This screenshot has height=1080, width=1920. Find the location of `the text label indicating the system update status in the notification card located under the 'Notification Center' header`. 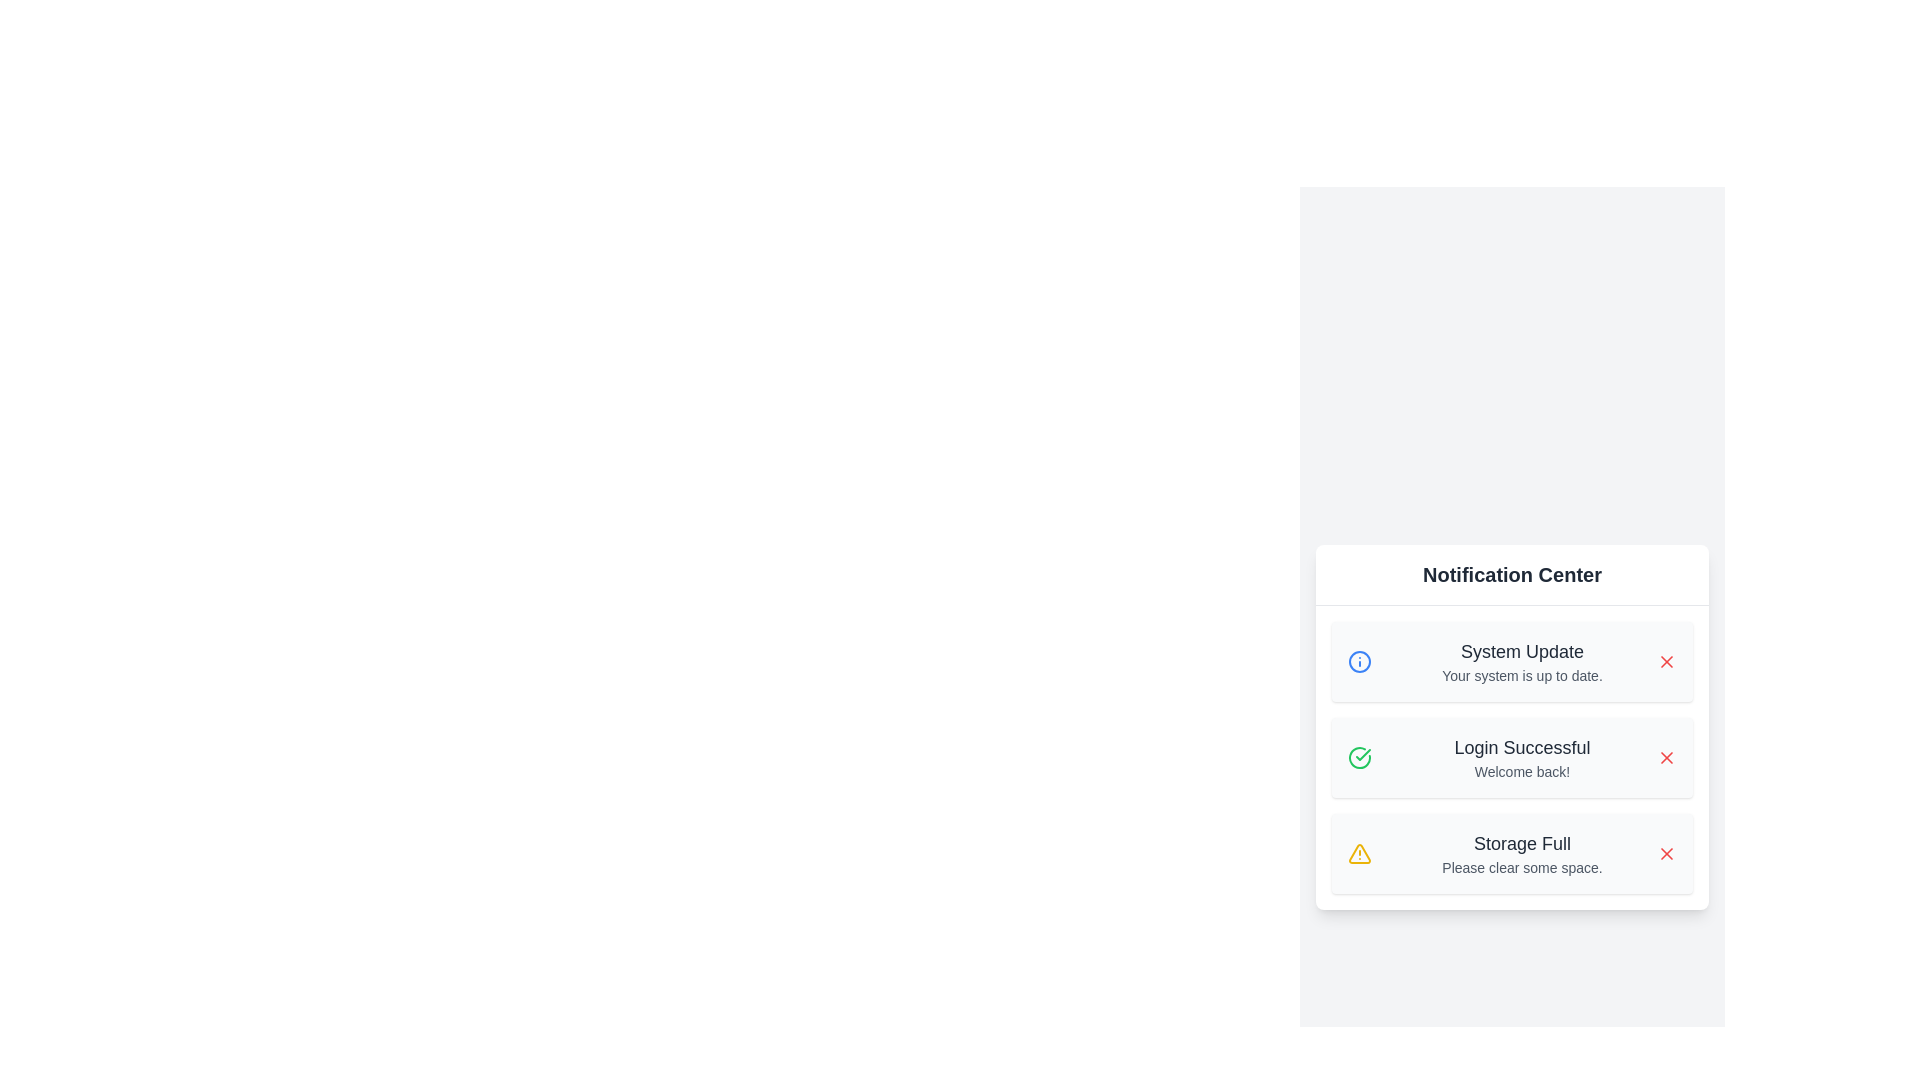

the text label indicating the system update status in the notification card located under the 'Notification Center' header is located at coordinates (1521, 651).